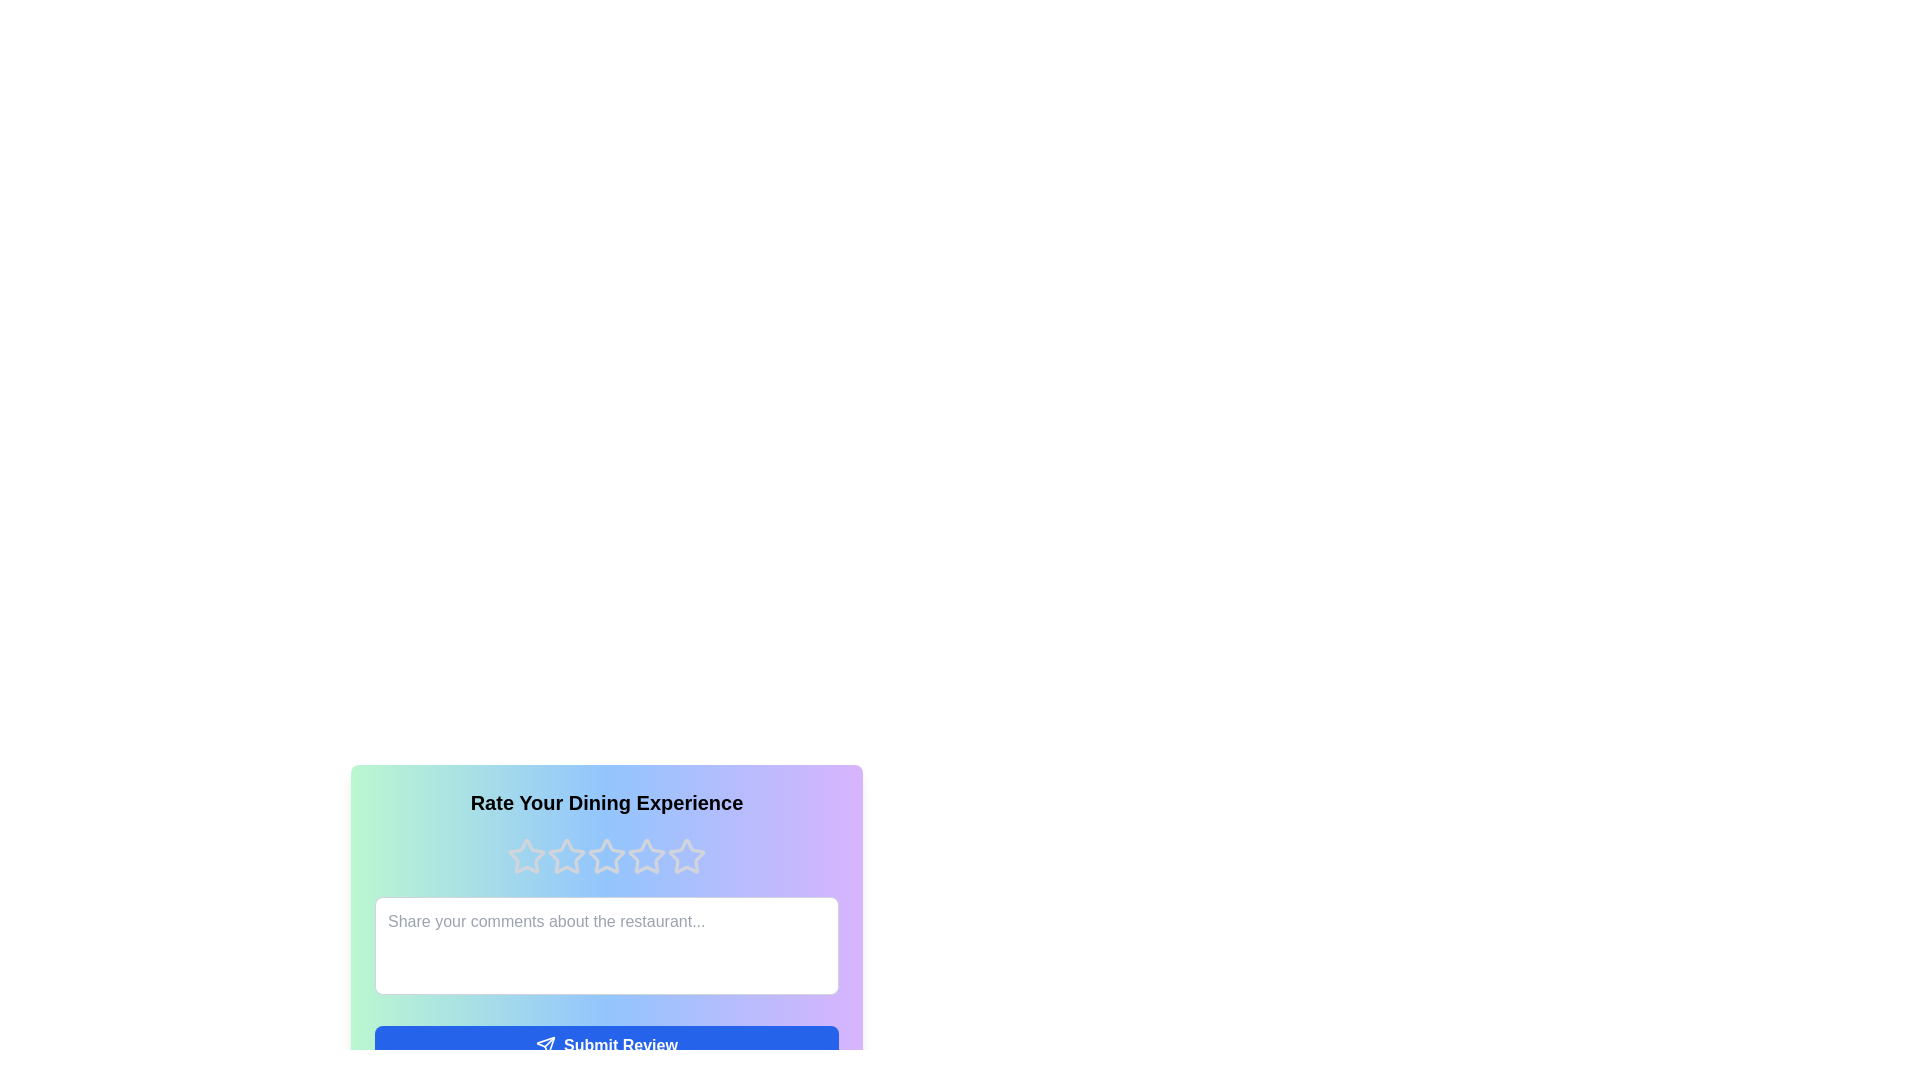  I want to click on the second star-shaped rating icon, which is light gray and larger than the other icons, located below the header 'Rate Your Dining Experience', so click(605, 855).